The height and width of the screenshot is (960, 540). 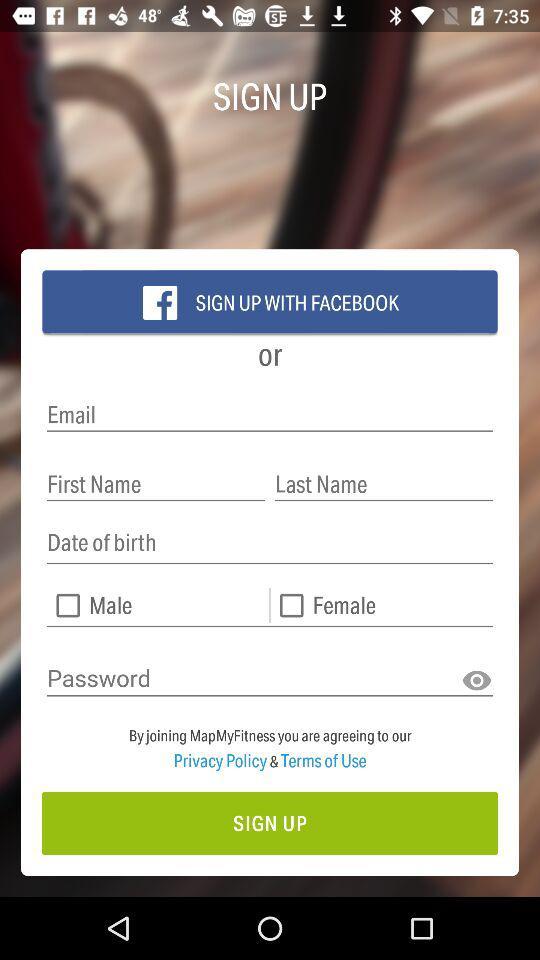 What do you see at coordinates (270, 679) in the screenshot?
I see `the text field which is above the two lines text from the bottom` at bounding box center [270, 679].